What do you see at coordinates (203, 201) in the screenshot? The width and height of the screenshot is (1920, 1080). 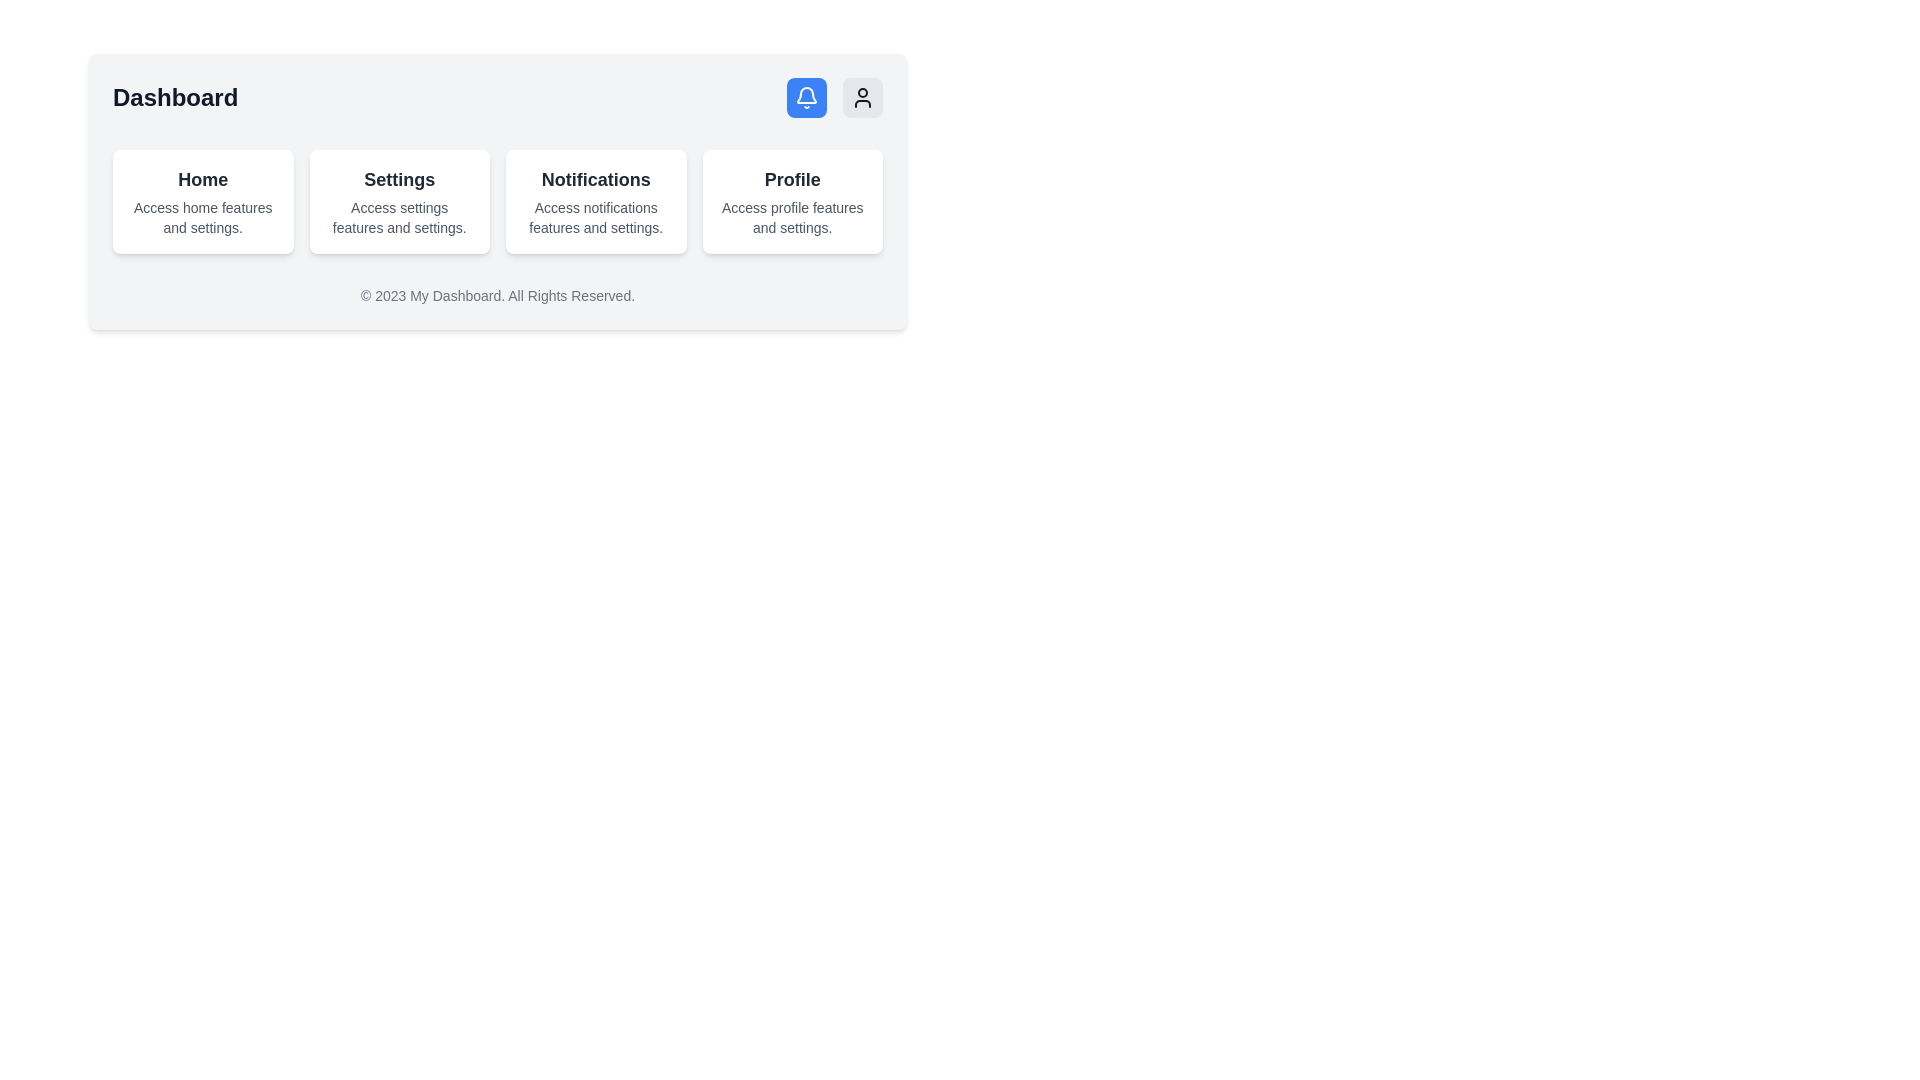 I see `the first card in the grid layout, which has a white background, rounded corners, and contains the text 'Home'` at bounding box center [203, 201].